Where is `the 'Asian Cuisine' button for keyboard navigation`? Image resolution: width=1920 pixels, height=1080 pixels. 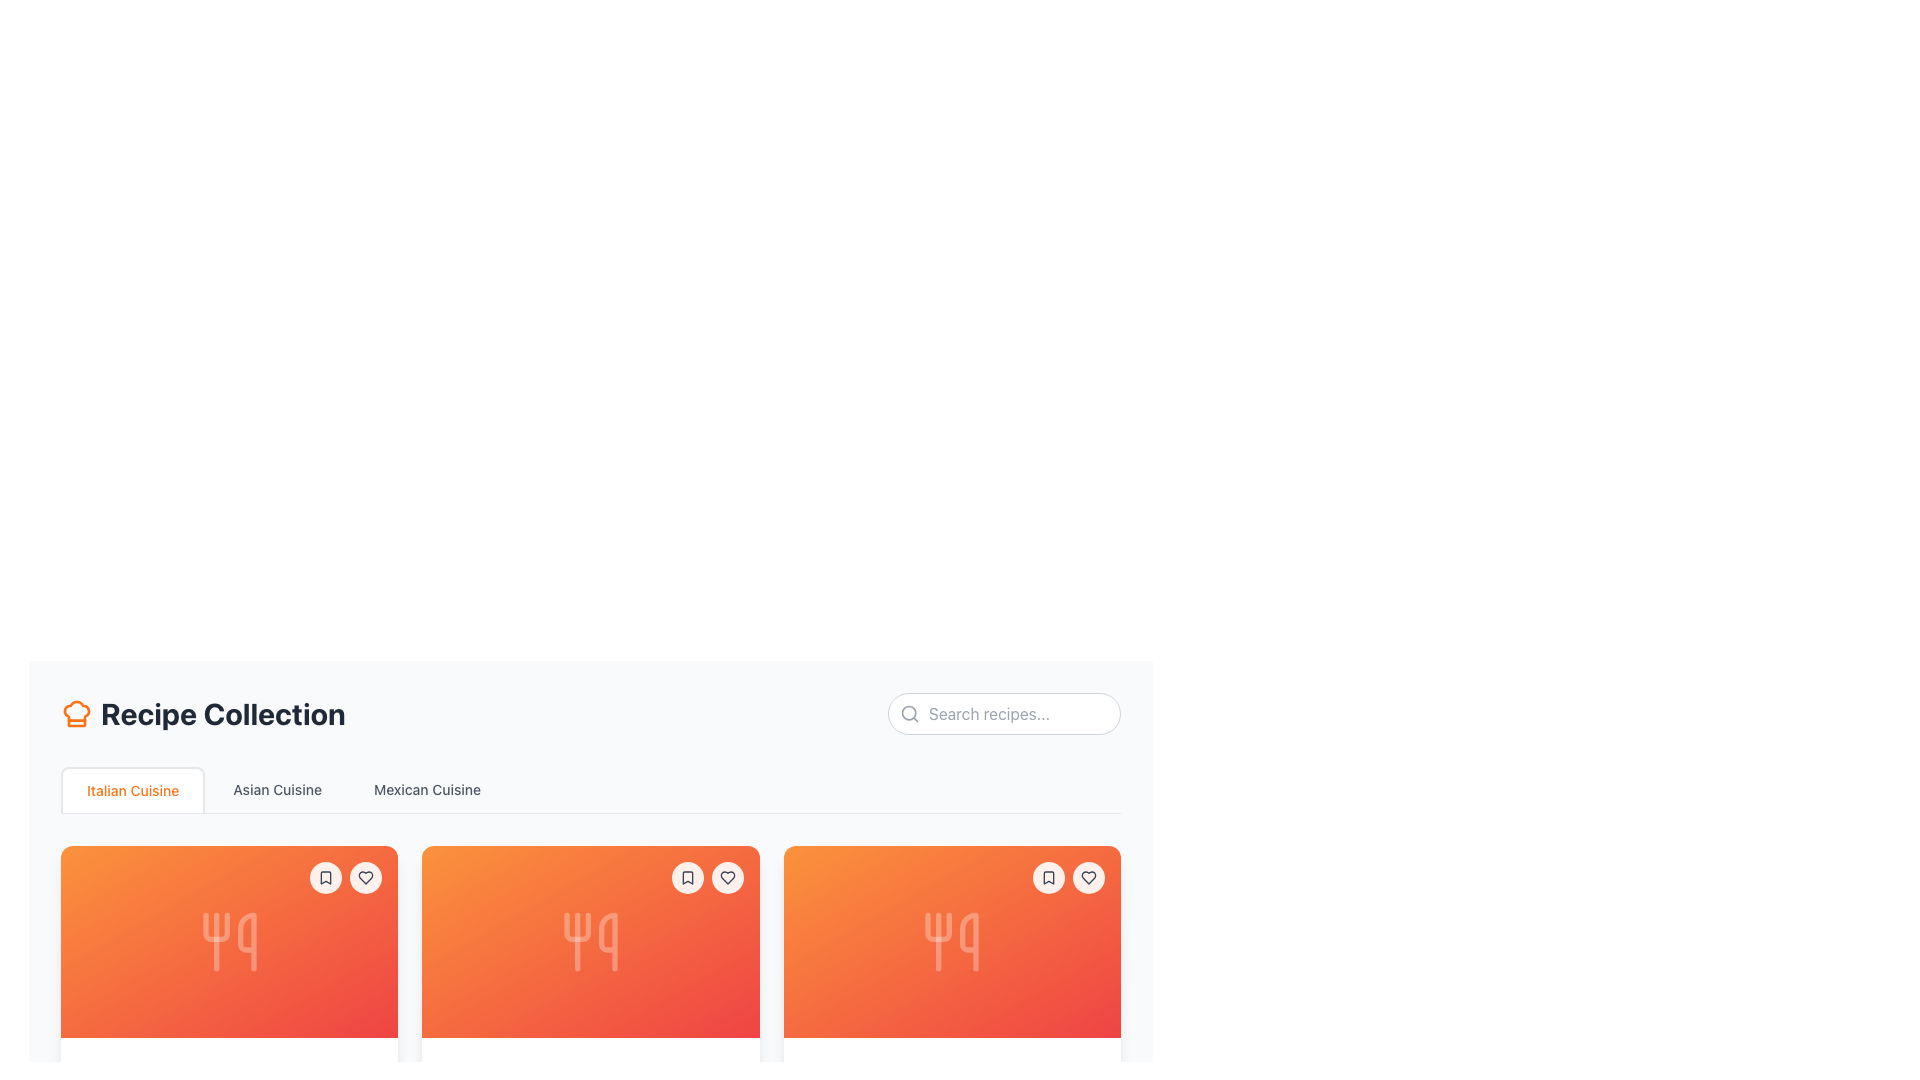
the 'Asian Cuisine' button for keyboard navigation is located at coordinates (276, 789).